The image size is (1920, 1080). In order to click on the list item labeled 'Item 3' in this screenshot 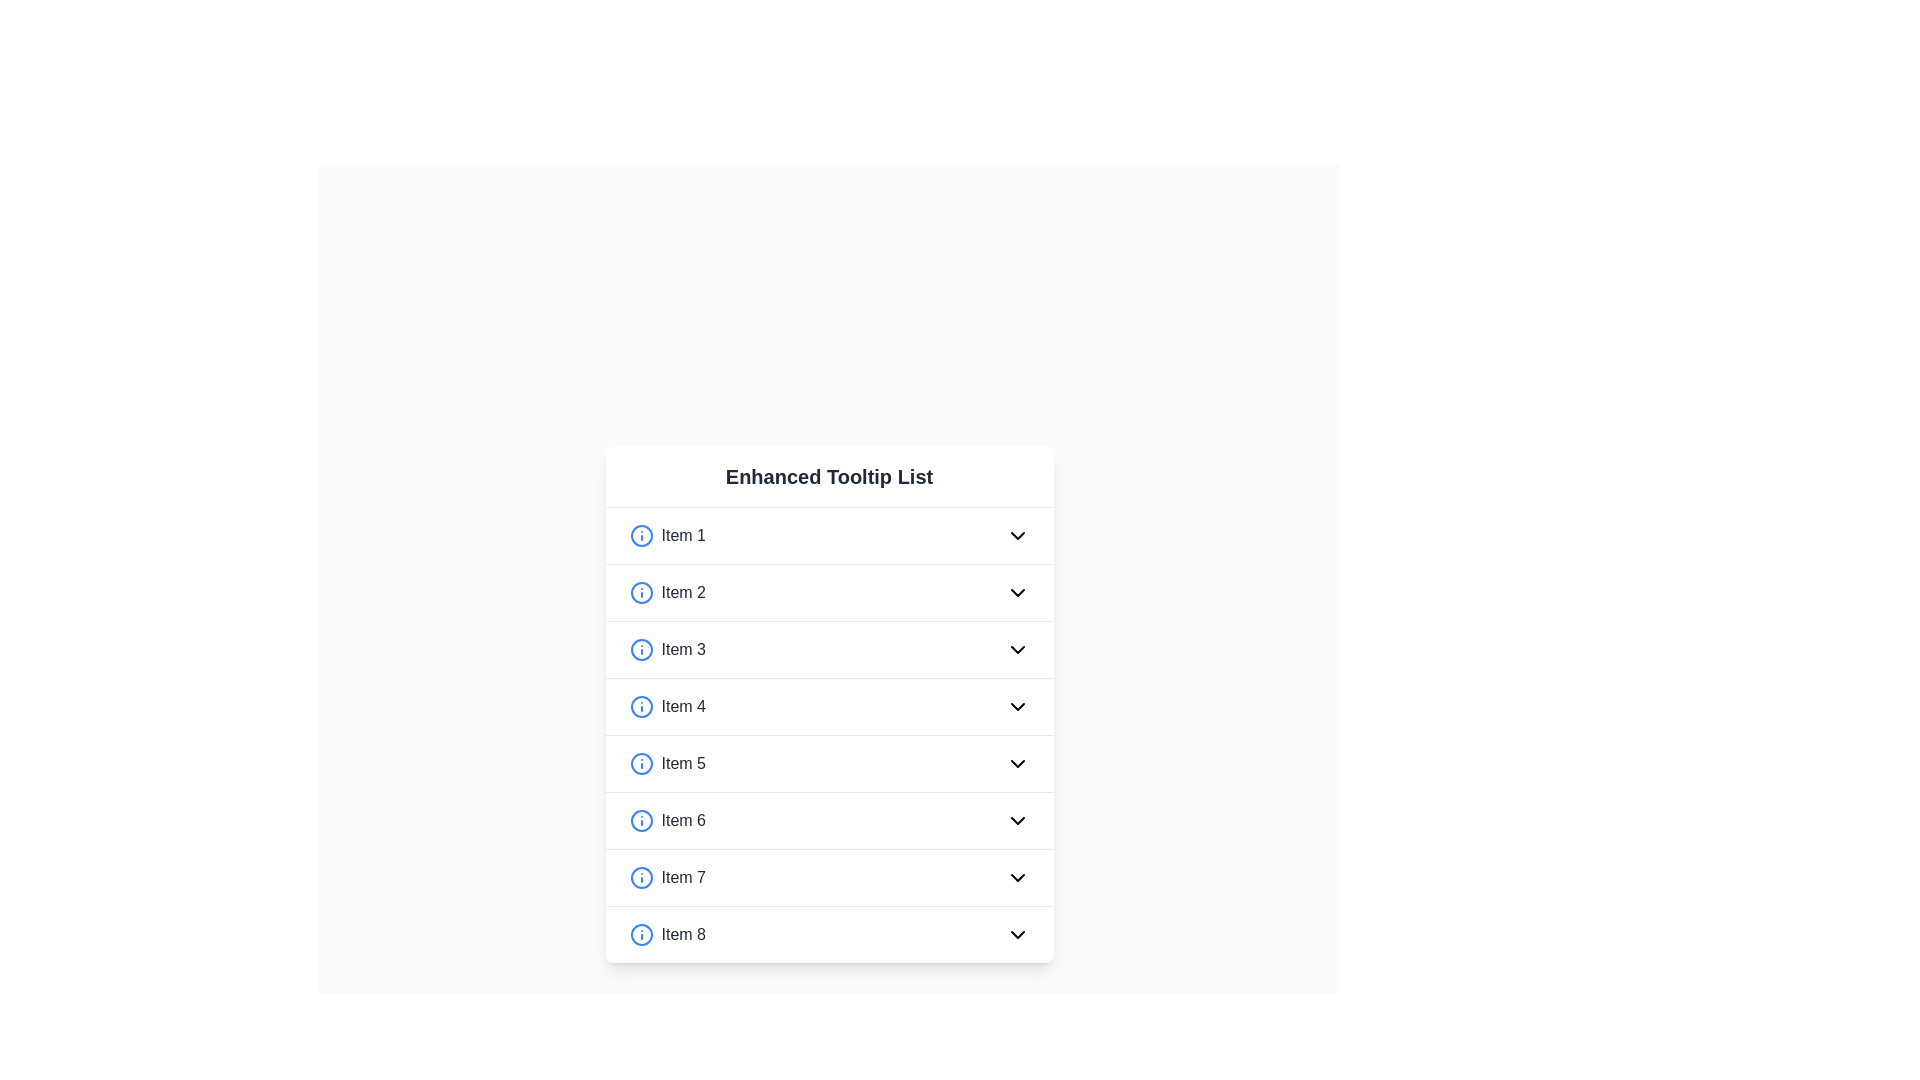, I will do `click(829, 649)`.